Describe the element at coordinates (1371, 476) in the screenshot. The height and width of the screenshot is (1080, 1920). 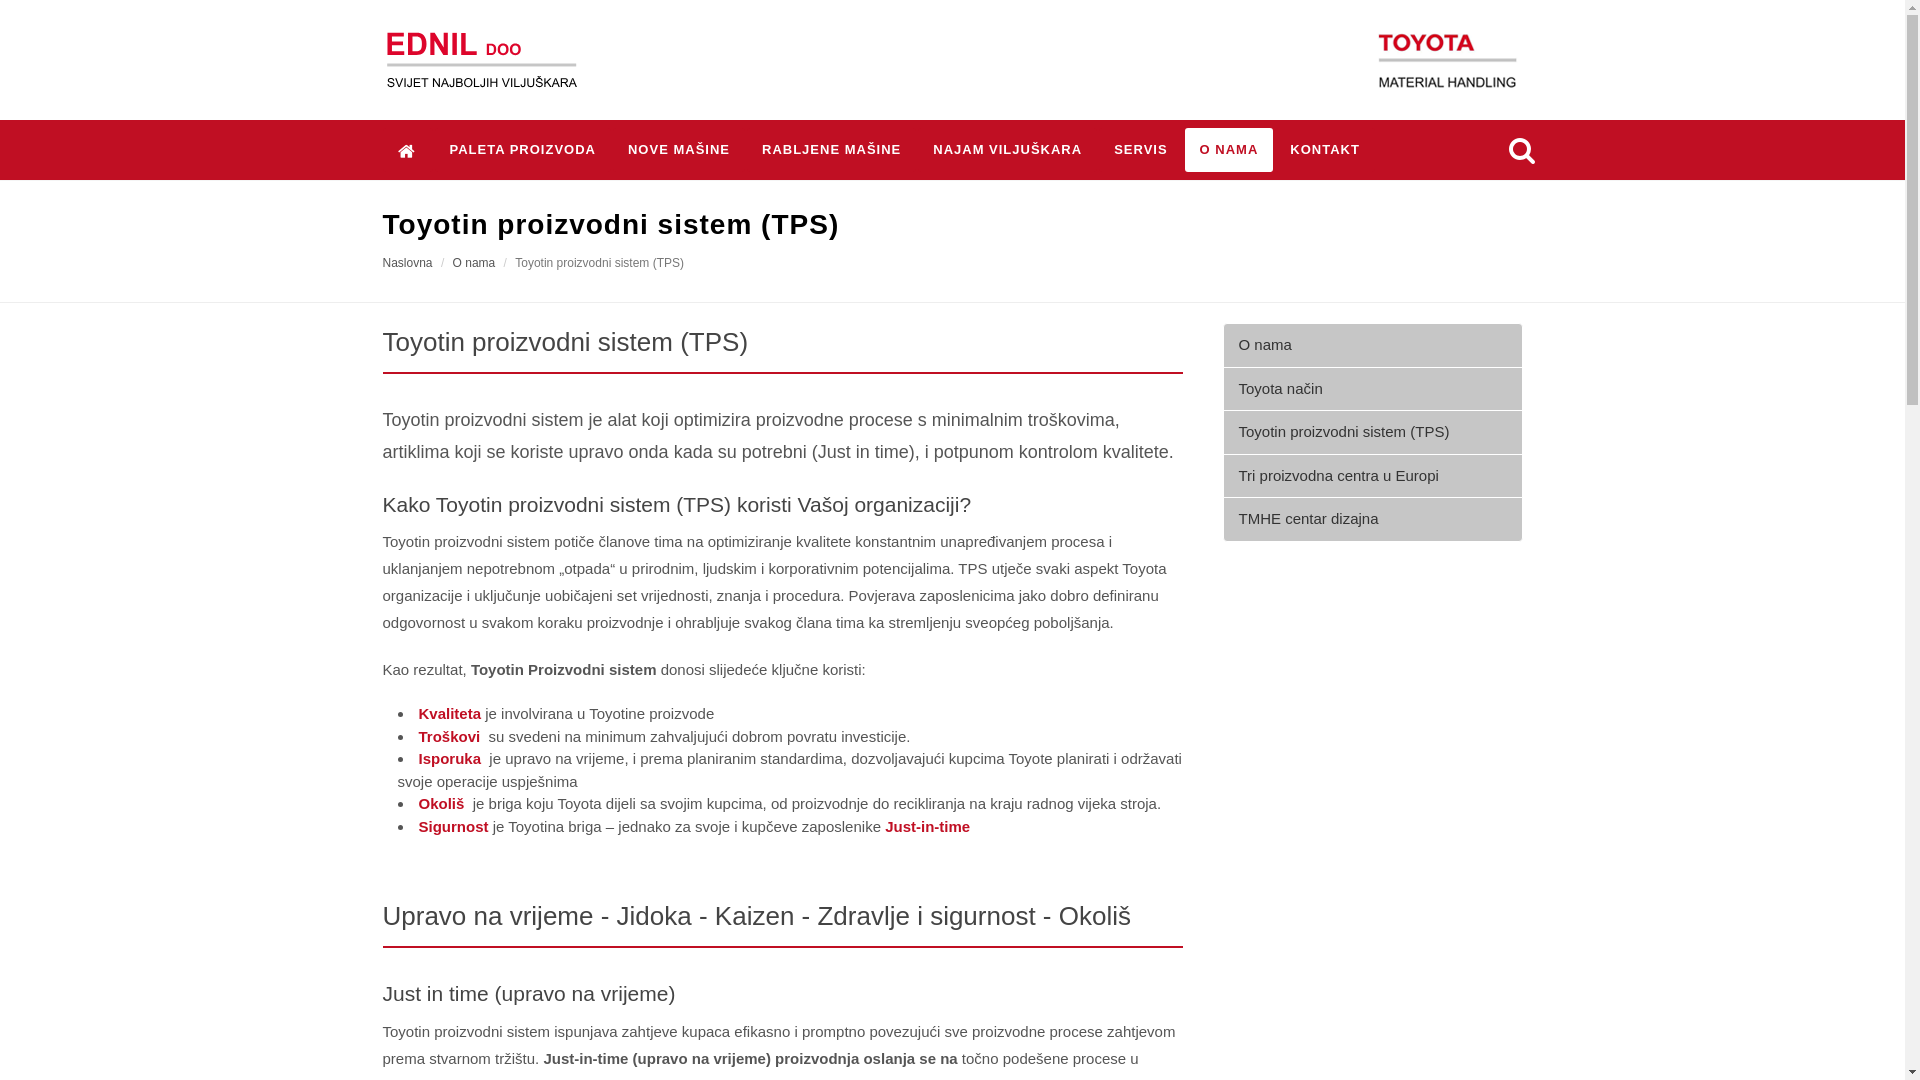
I see `'Tri proizvodna centra u Europi'` at that location.